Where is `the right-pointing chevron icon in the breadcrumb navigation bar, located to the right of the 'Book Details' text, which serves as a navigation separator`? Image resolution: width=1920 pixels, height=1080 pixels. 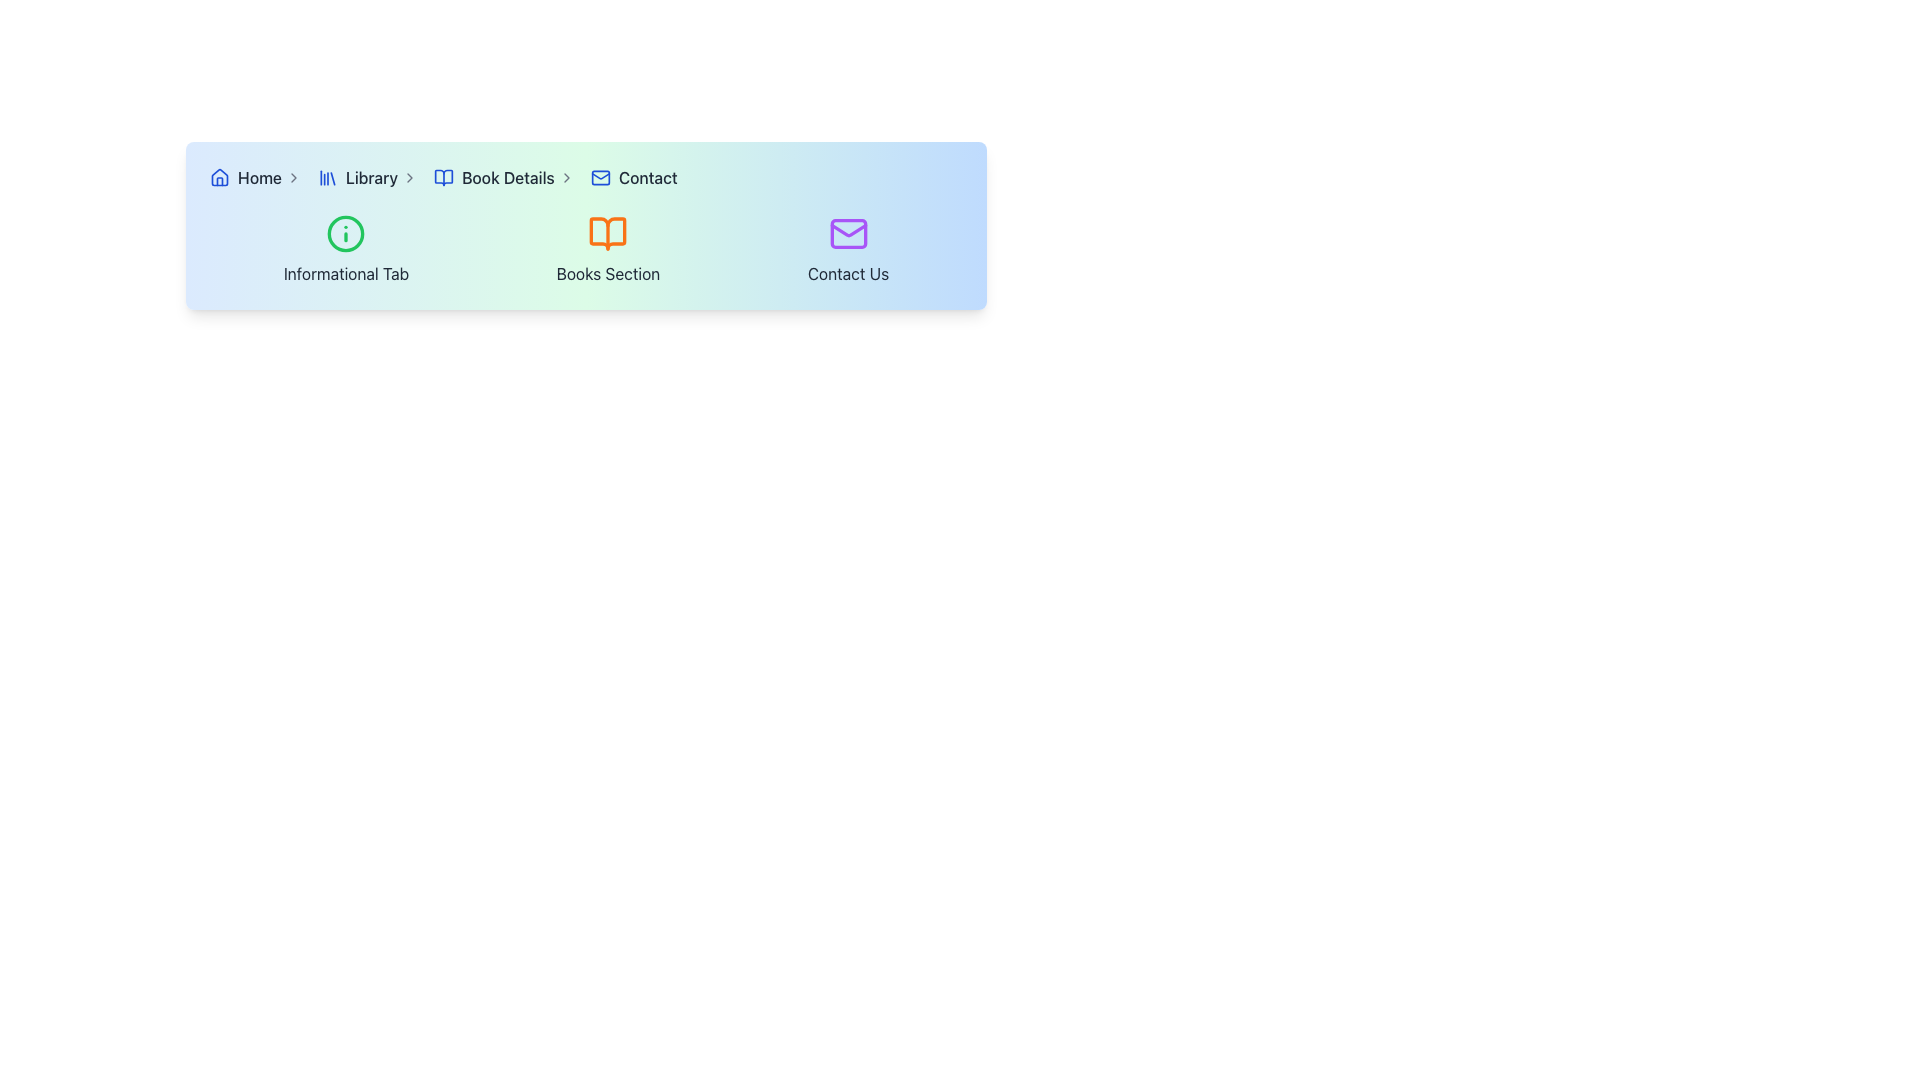
the right-pointing chevron icon in the breadcrumb navigation bar, located to the right of the 'Book Details' text, which serves as a navigation separator is located at coordinates (565, 176).